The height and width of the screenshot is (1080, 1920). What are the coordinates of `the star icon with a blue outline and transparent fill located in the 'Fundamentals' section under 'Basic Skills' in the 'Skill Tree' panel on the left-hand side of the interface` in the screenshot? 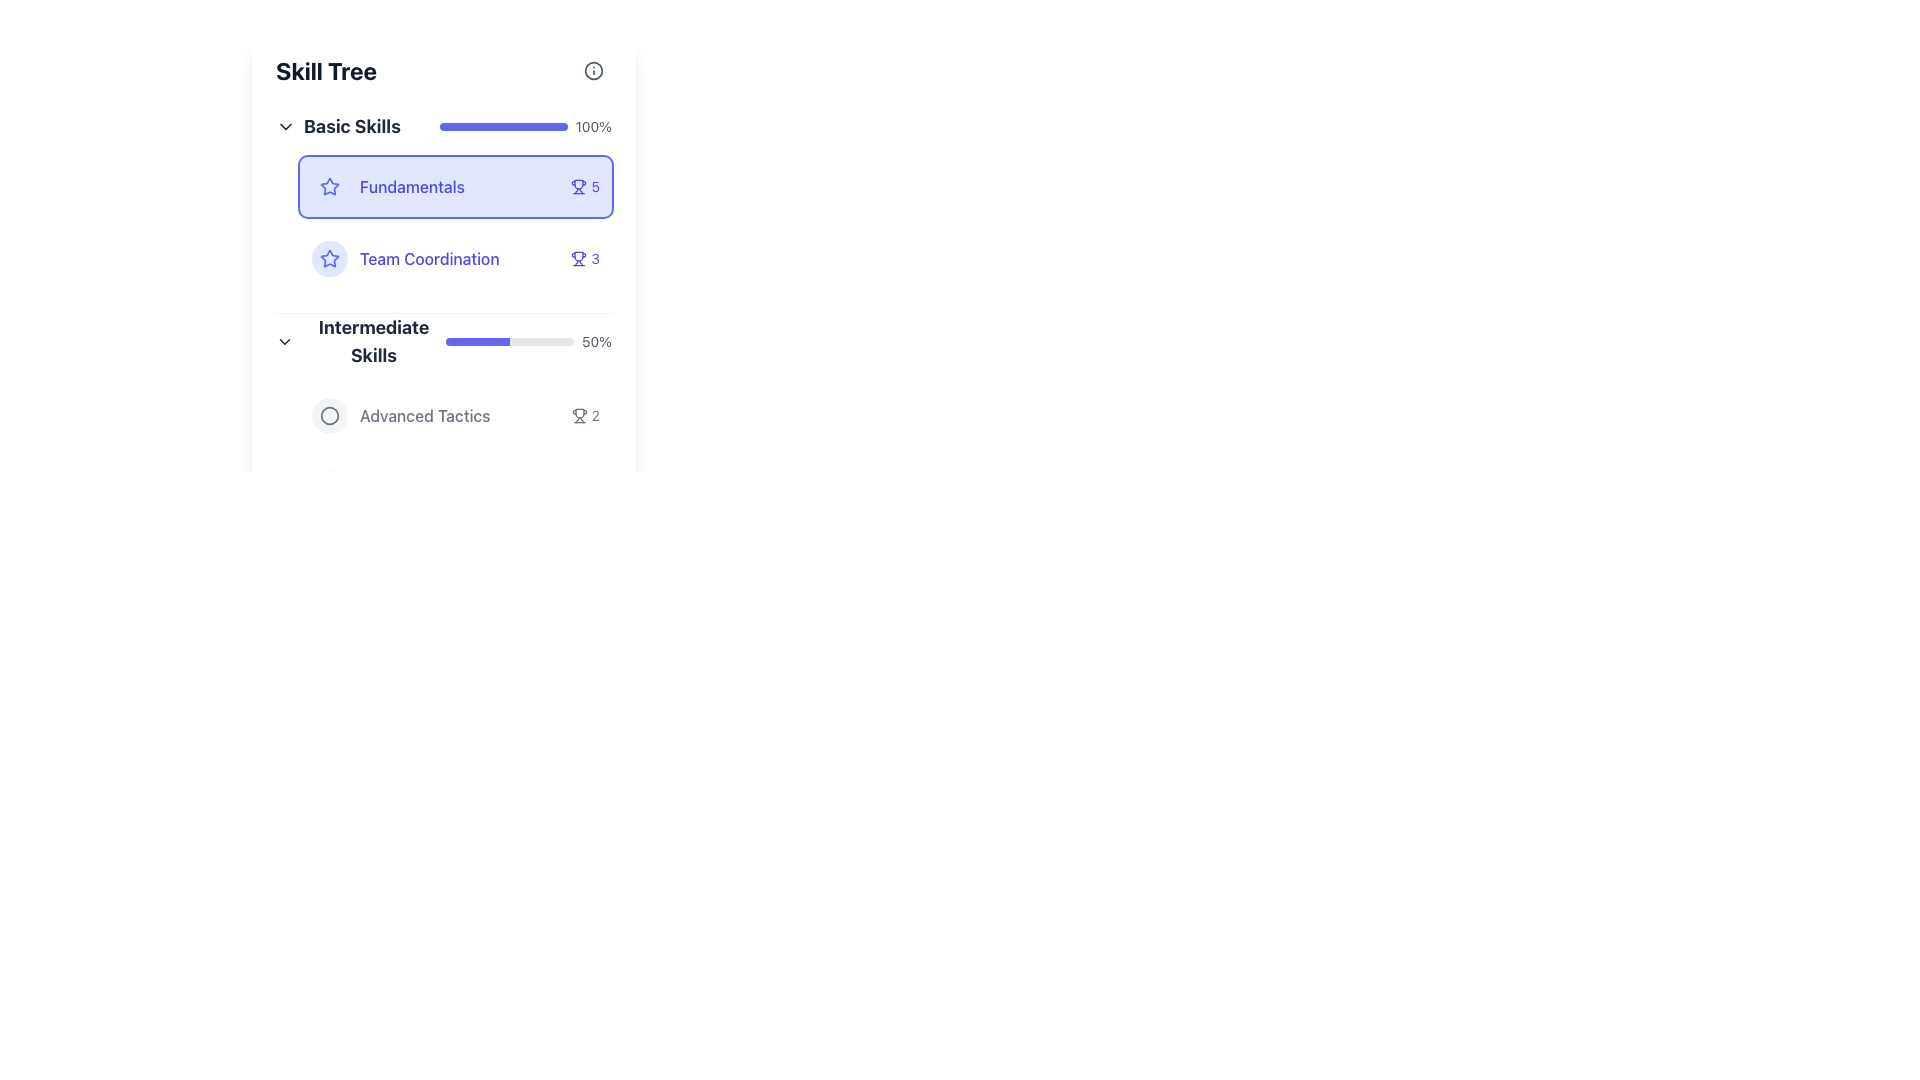 It's located at (330, 257).